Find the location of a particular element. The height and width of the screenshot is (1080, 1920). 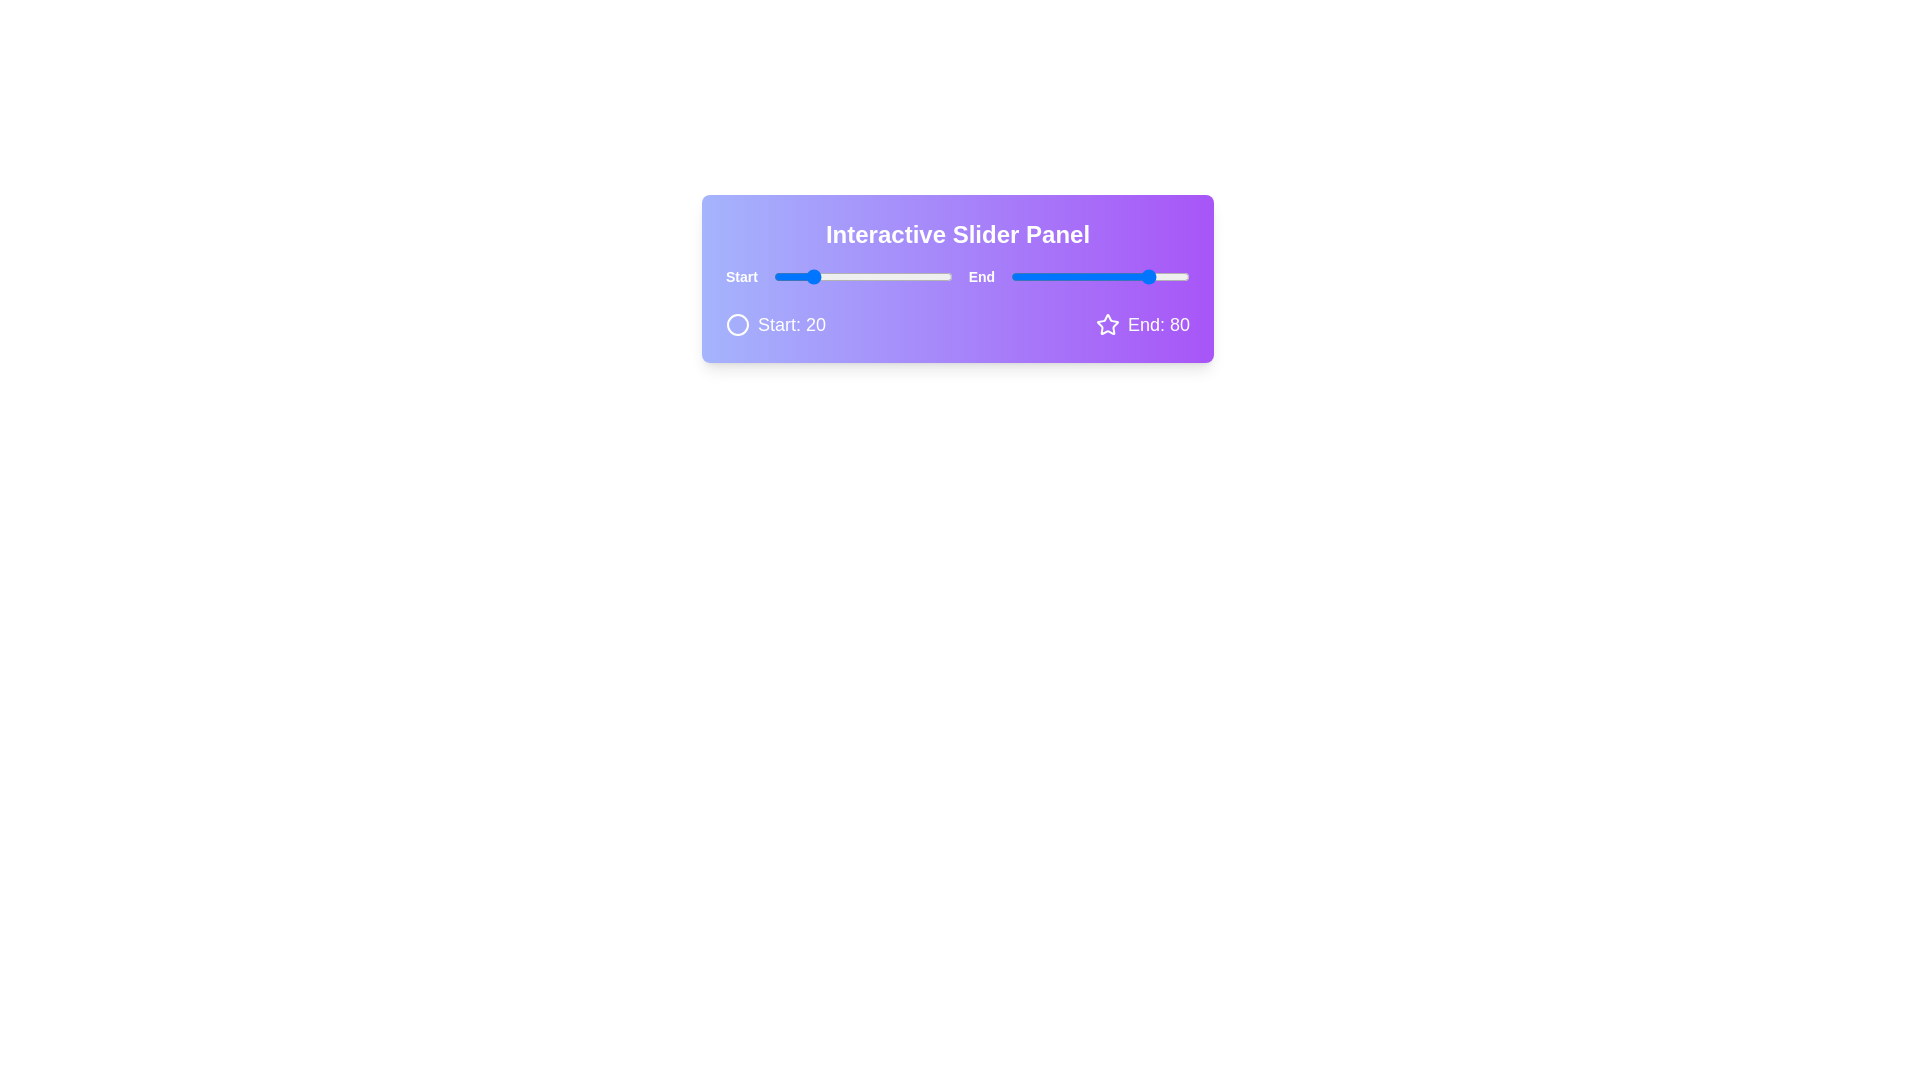

the start slider is located at coordinates (859, 277).